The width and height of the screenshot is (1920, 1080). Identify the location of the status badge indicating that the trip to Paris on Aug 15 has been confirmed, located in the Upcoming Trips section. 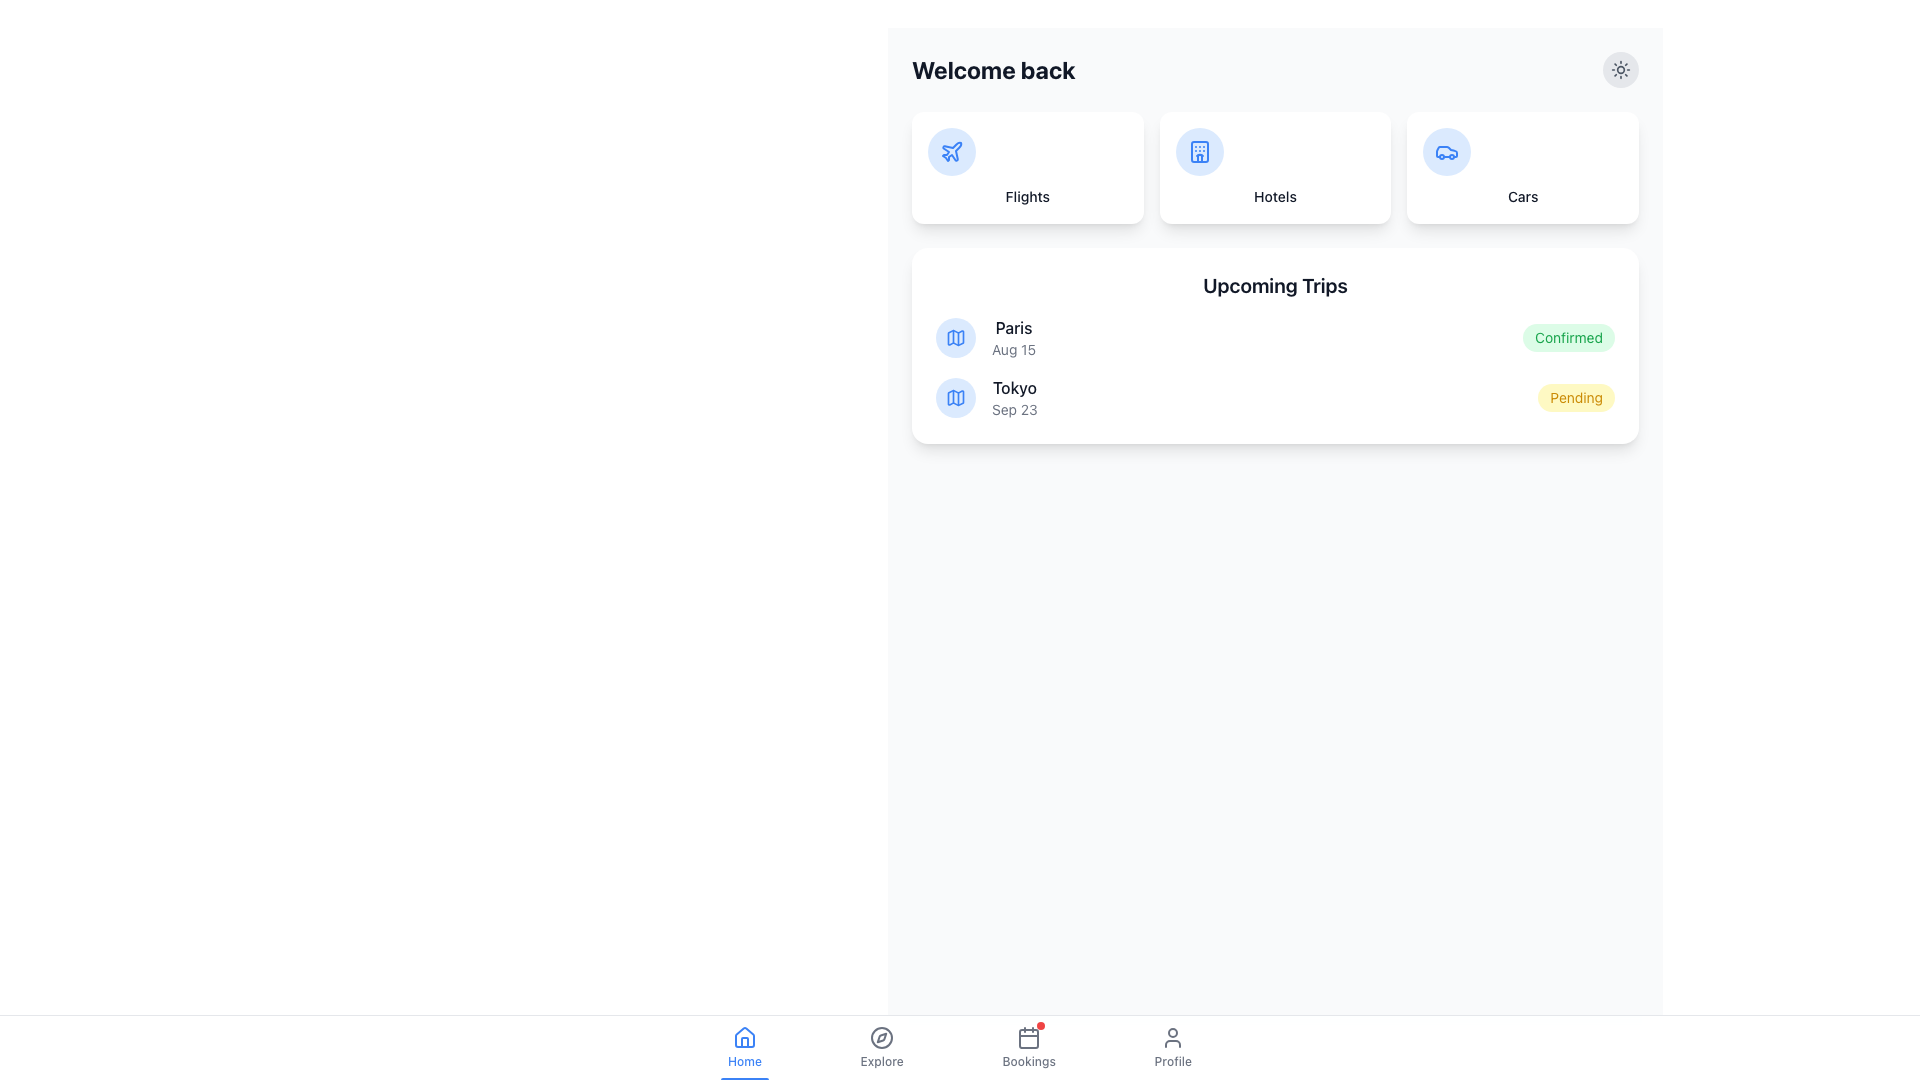
(1568, 337).